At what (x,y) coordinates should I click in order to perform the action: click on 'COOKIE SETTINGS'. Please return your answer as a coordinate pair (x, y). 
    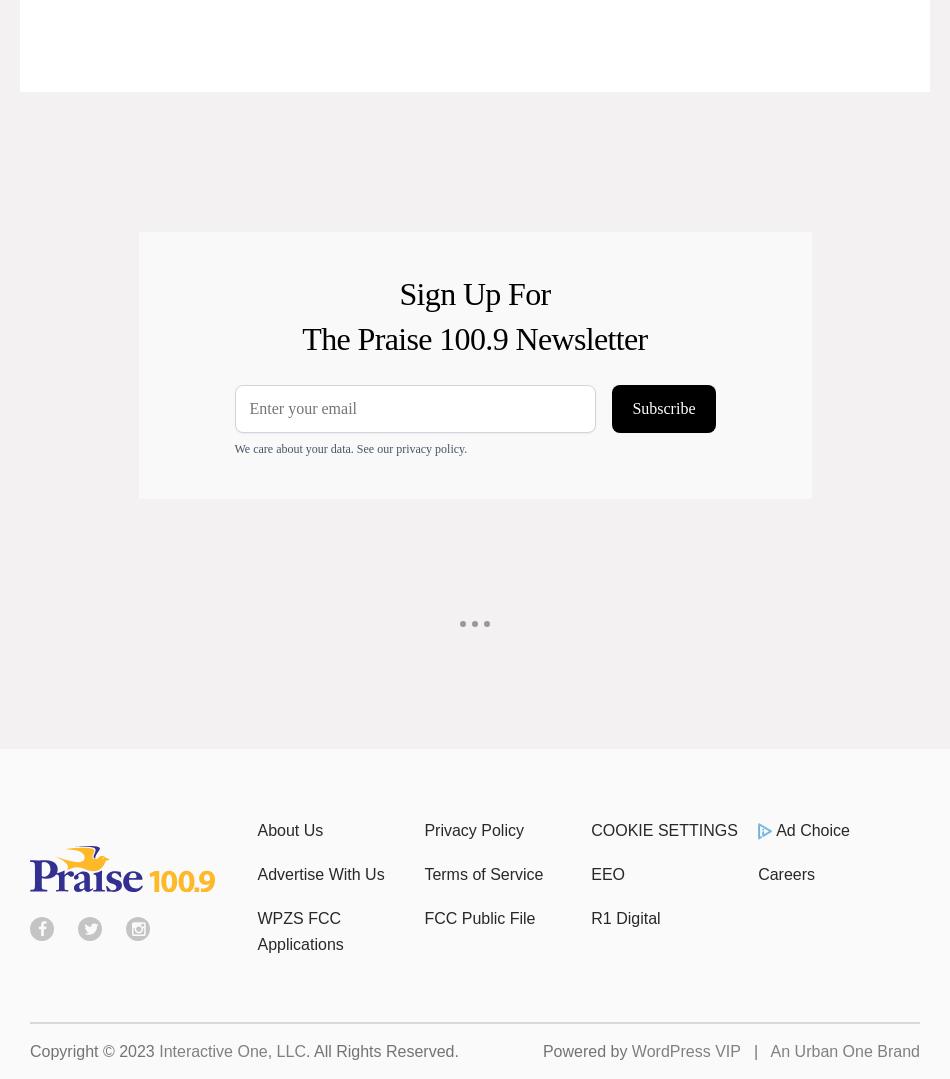
    Looking at the image, I should click on (663, 830).